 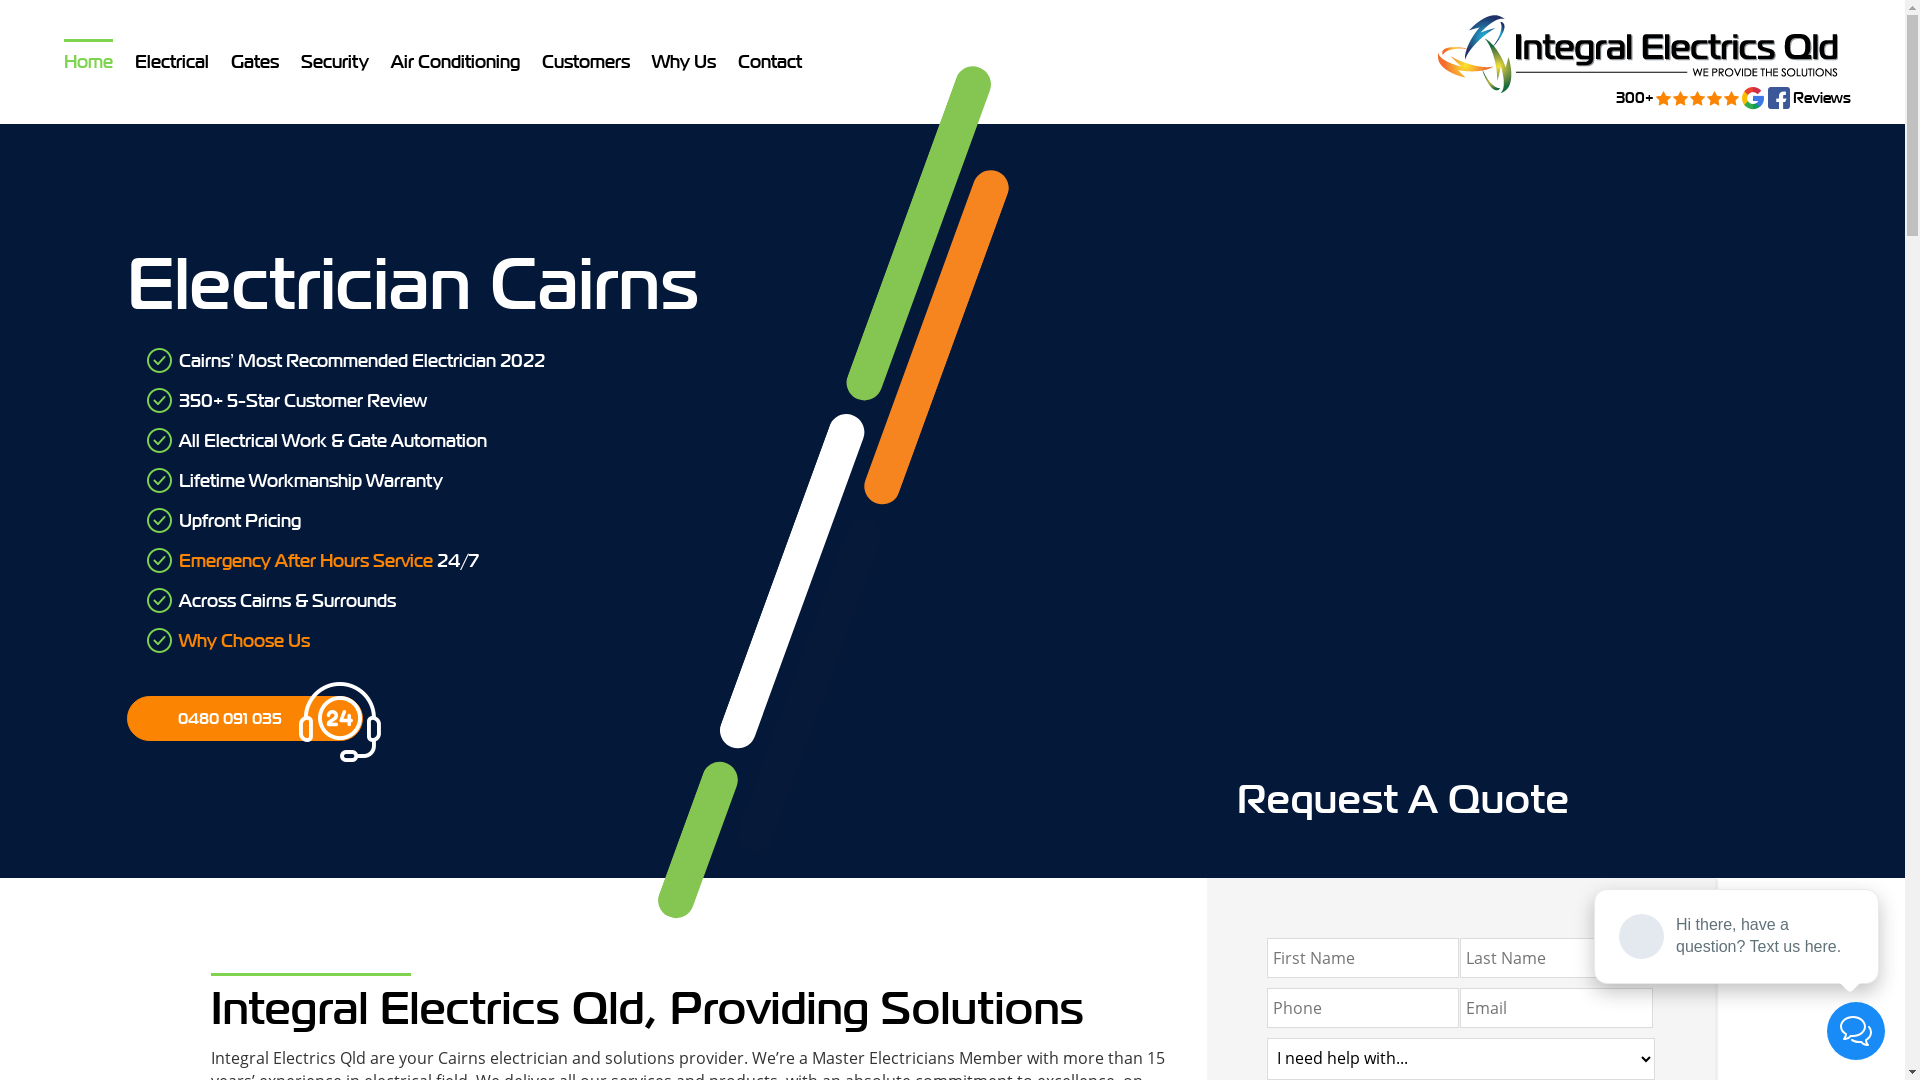 I want to click on 'Emergency After Hours Service', so click(x=305, y=560).